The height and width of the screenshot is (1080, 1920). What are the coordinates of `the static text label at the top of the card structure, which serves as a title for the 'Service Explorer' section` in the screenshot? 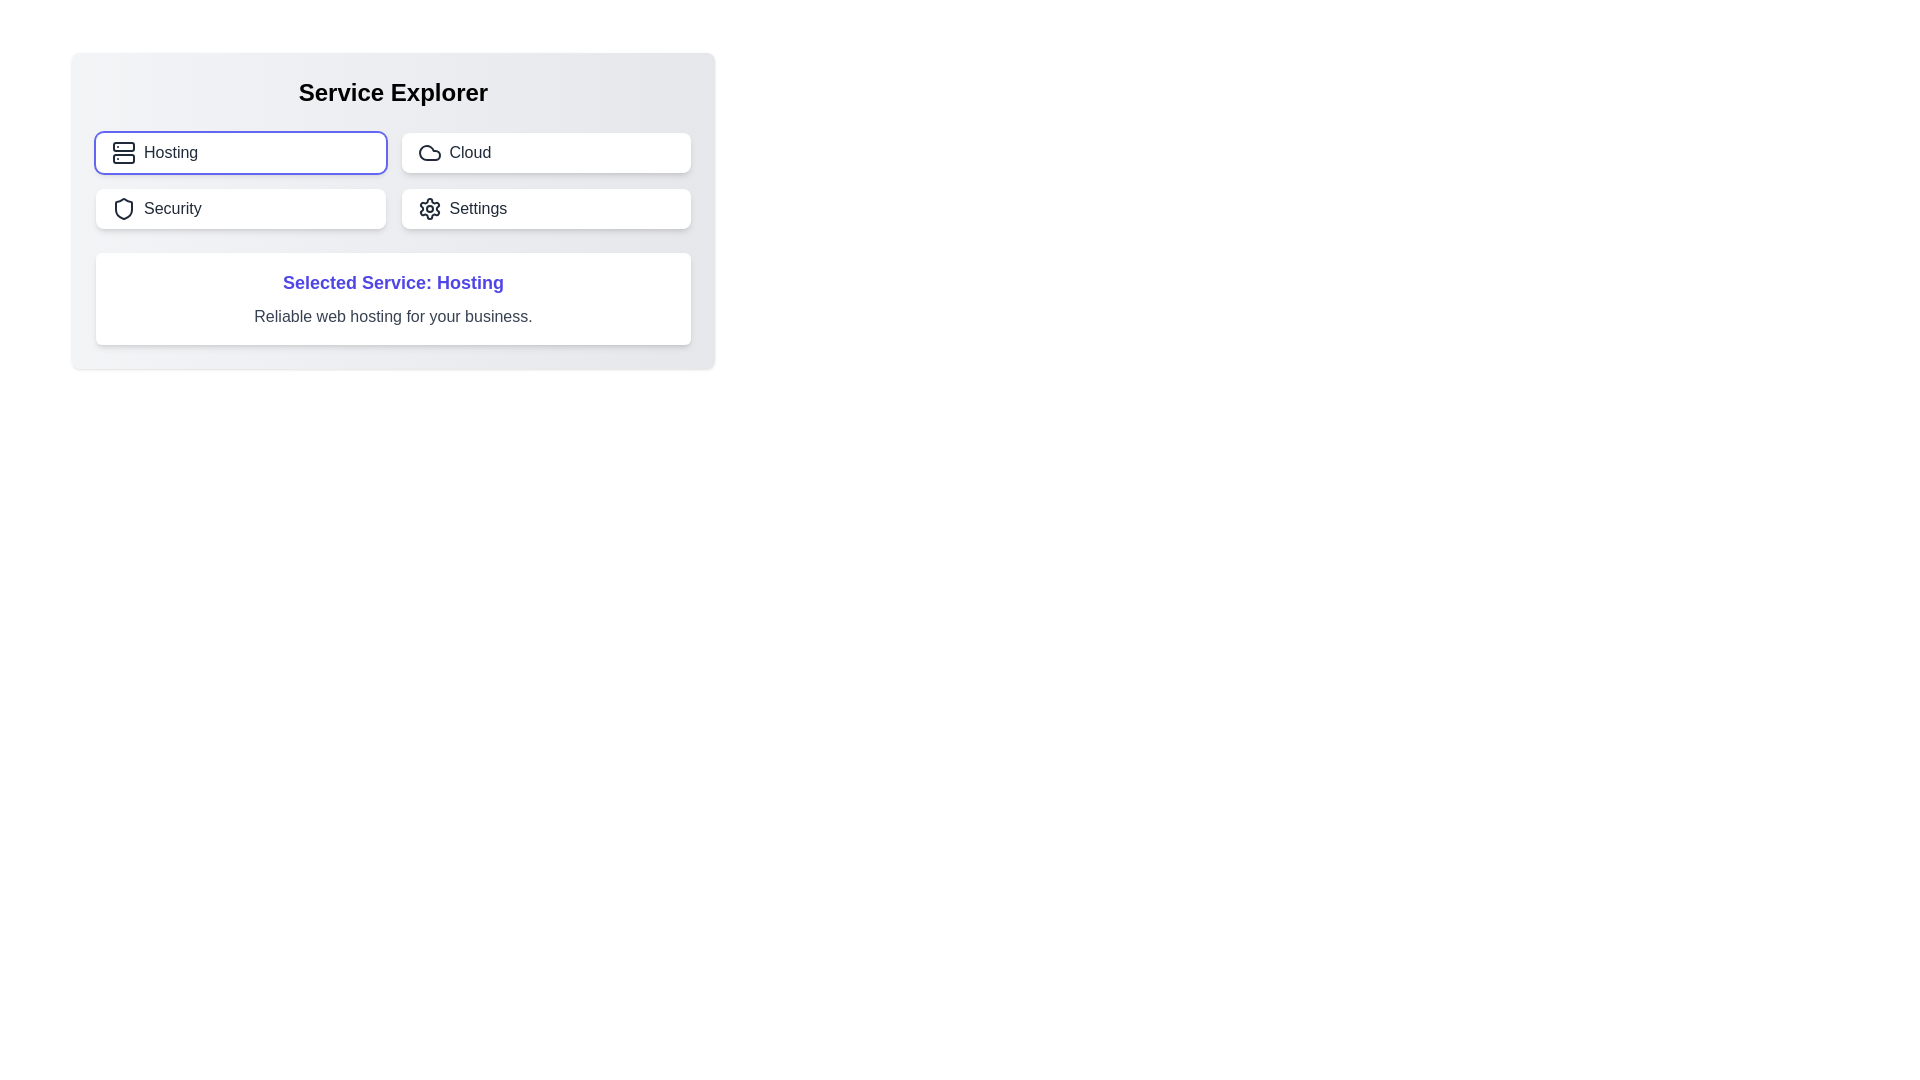 It's located at (393, 92).